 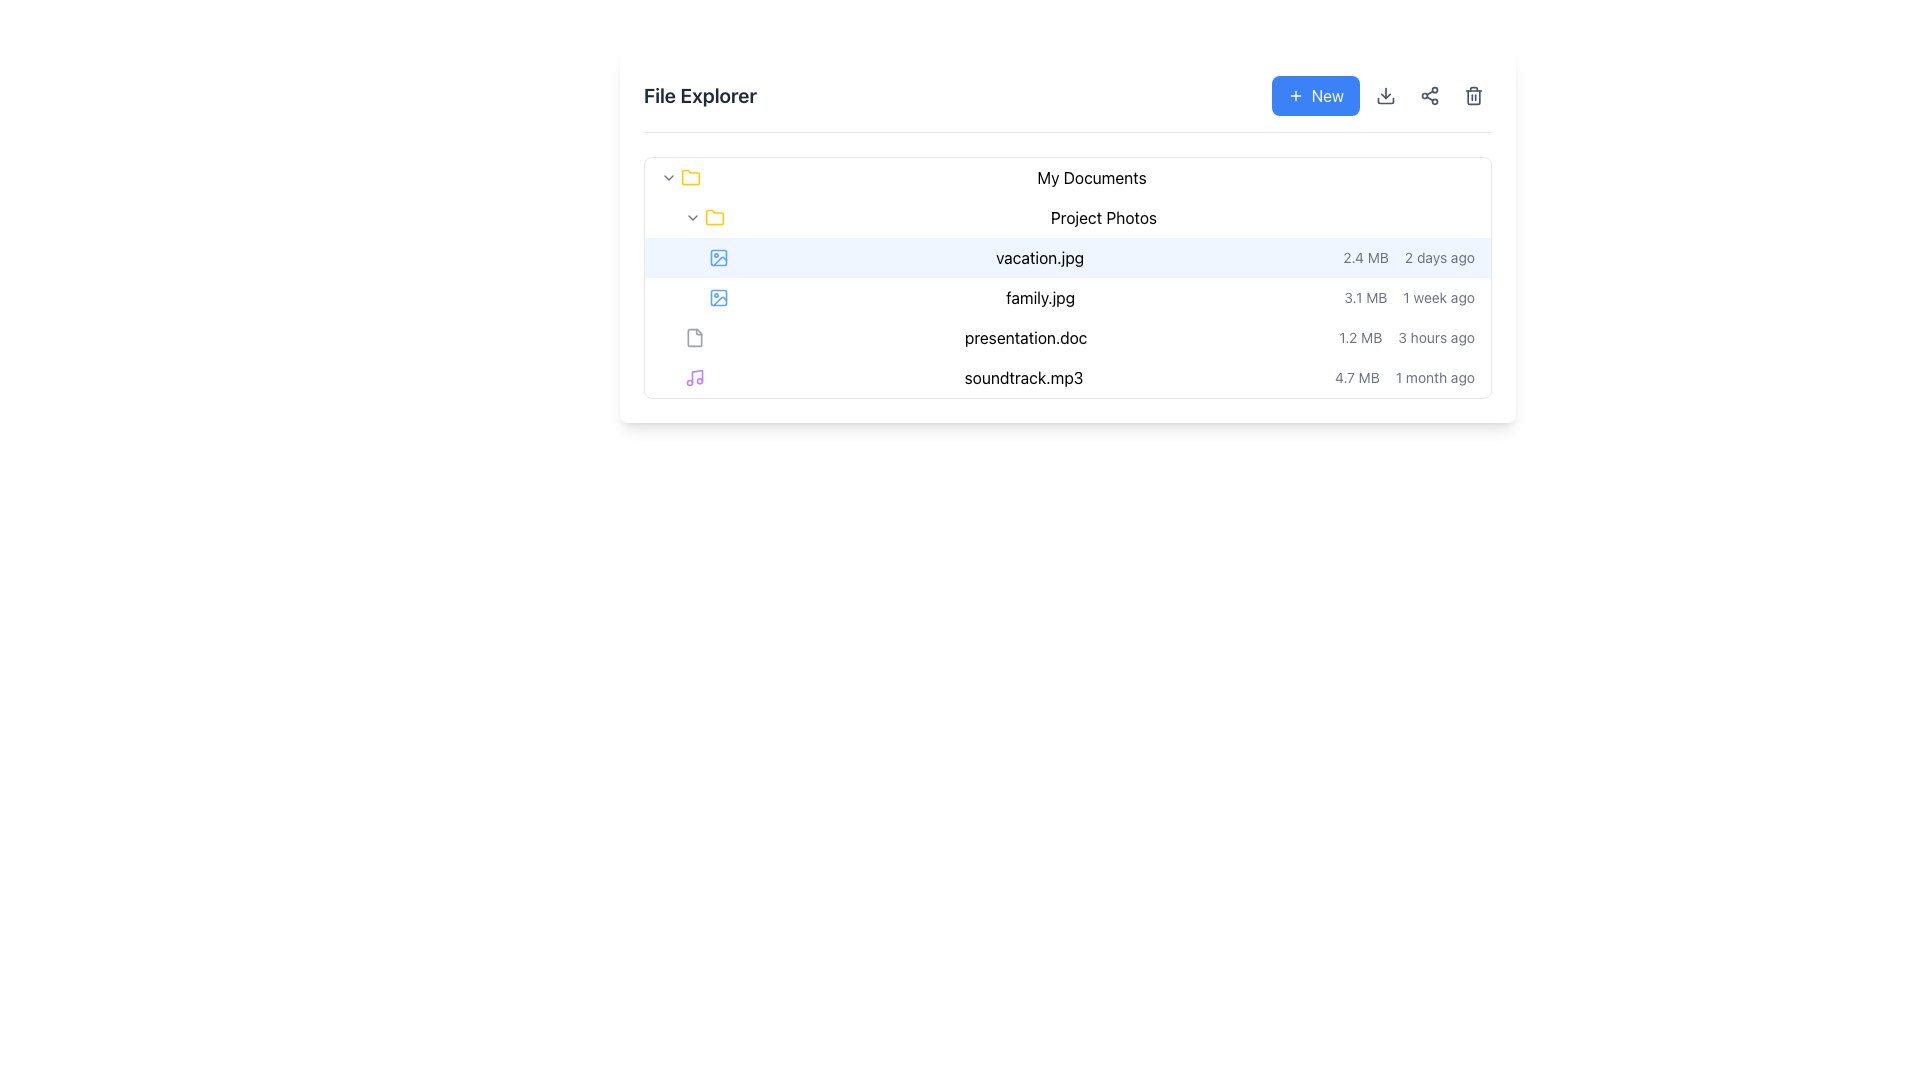 What do you see at coordinates (1435, 337) in the screenshot?
I see `information displayed in the text label that reads '3 hours ago', located on the rightmost part of a row in a file list interface, between '1.2 MB' and the edge of the row` at bounding box center [1435, 337].